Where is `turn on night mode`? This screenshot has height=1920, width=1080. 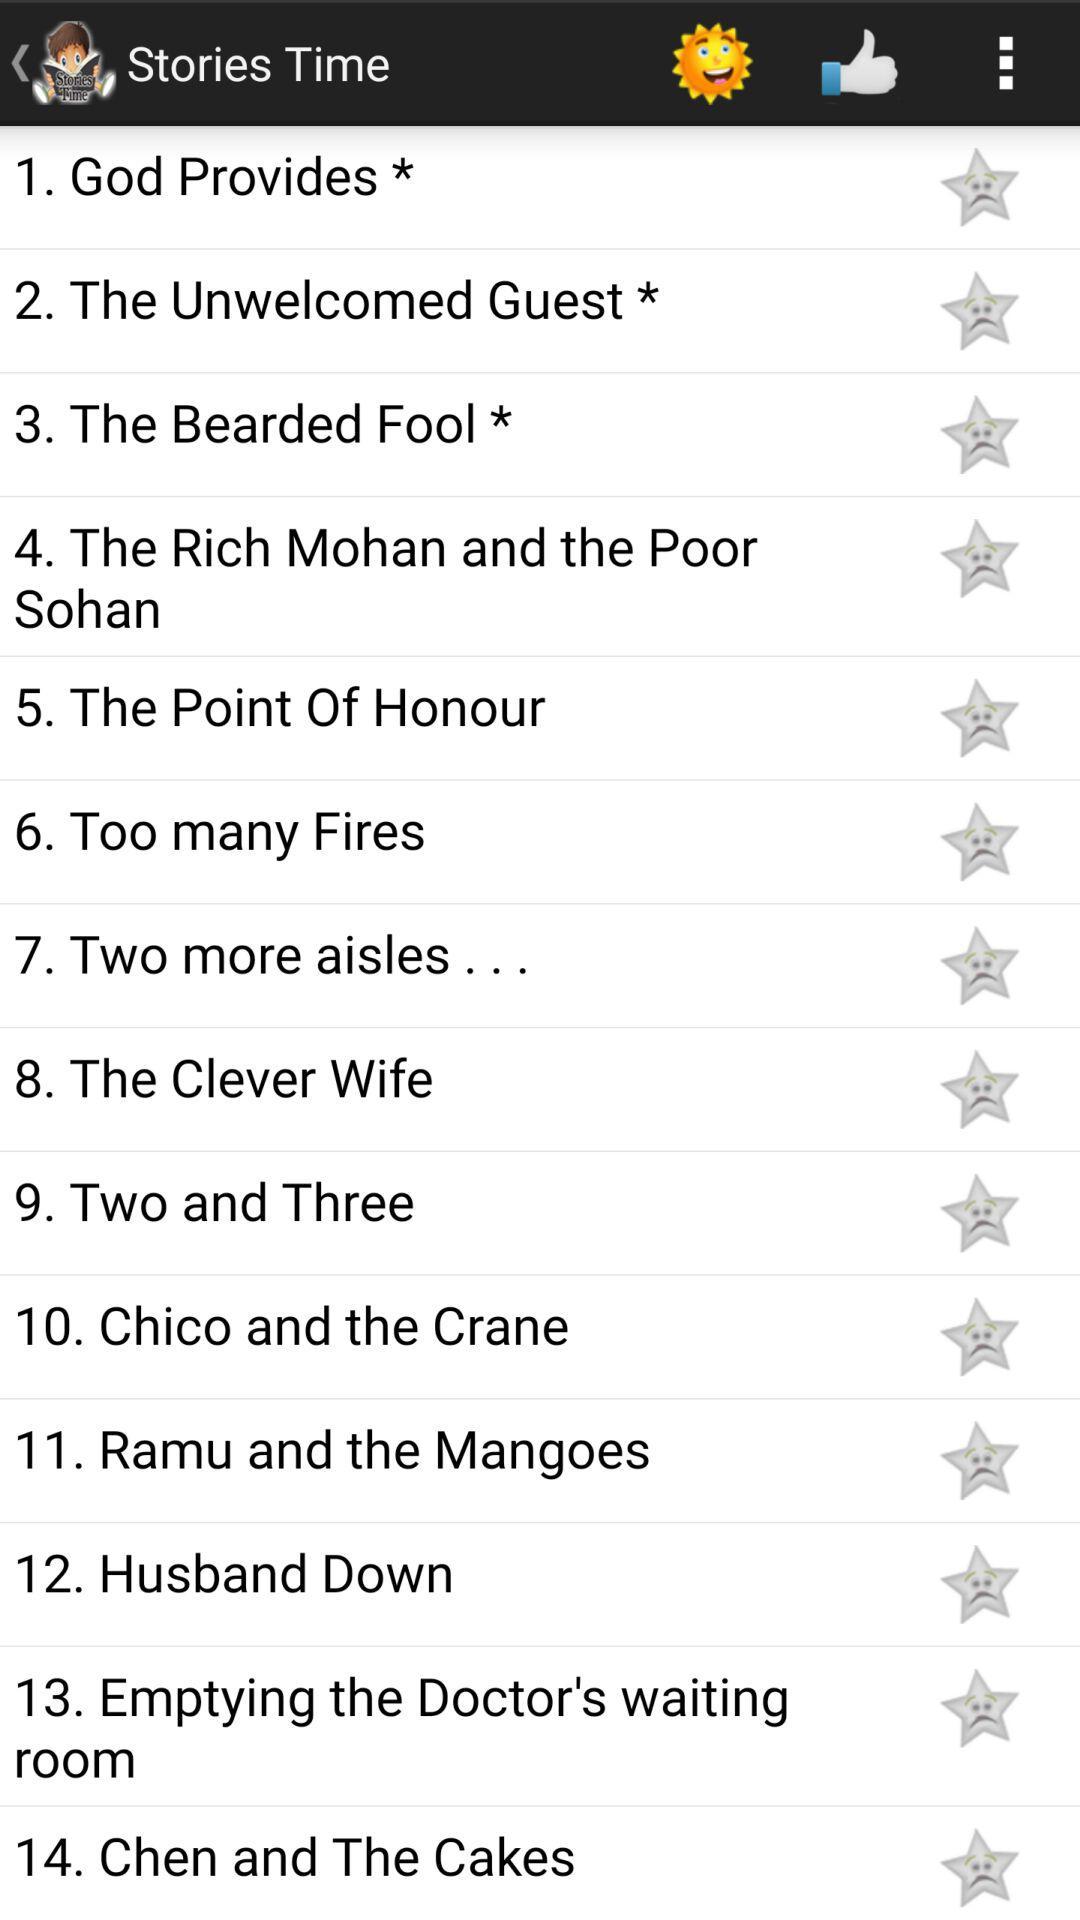 turn on night mode is located at coordinates (978, 1707).